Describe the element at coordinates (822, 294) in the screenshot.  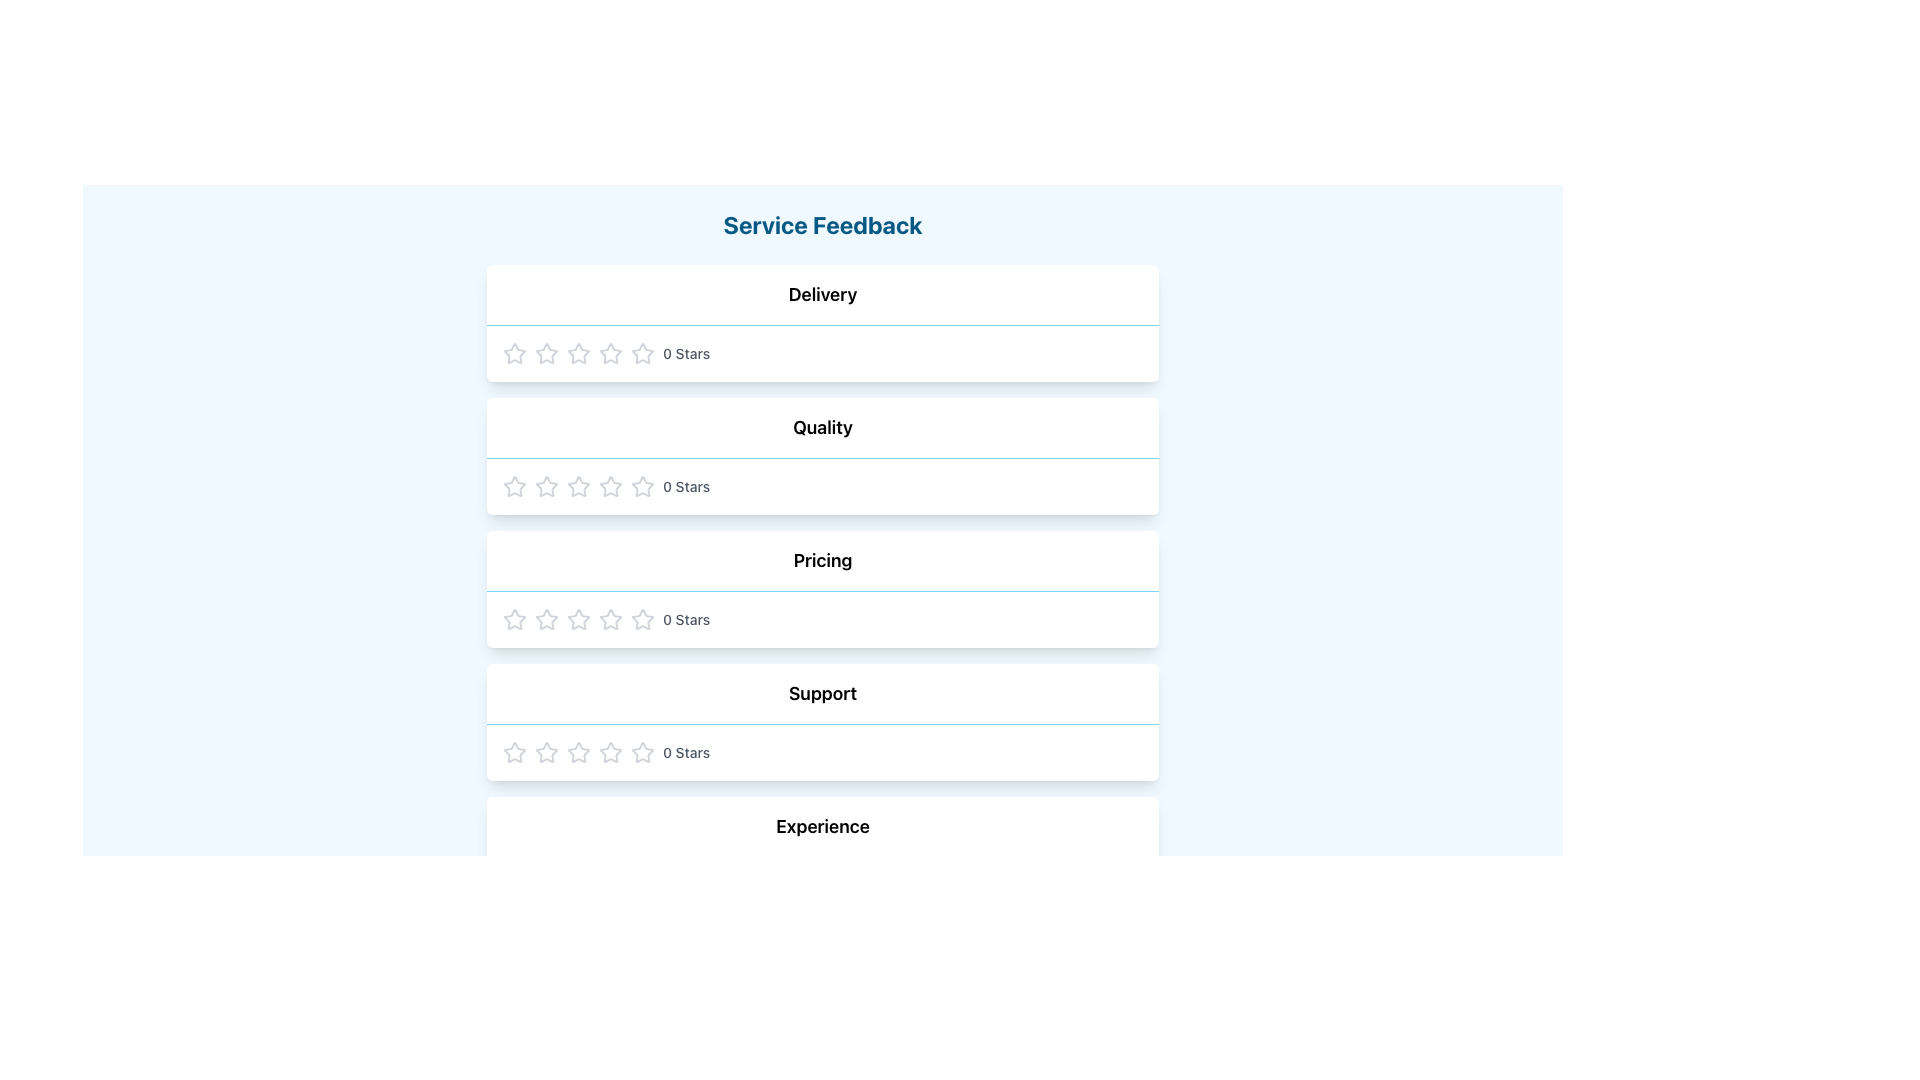
I see `the 'Delivery' text label in the 'Service Feedback' section, which is the top text label above the star rating row labeled '0 Stars'` at that location.